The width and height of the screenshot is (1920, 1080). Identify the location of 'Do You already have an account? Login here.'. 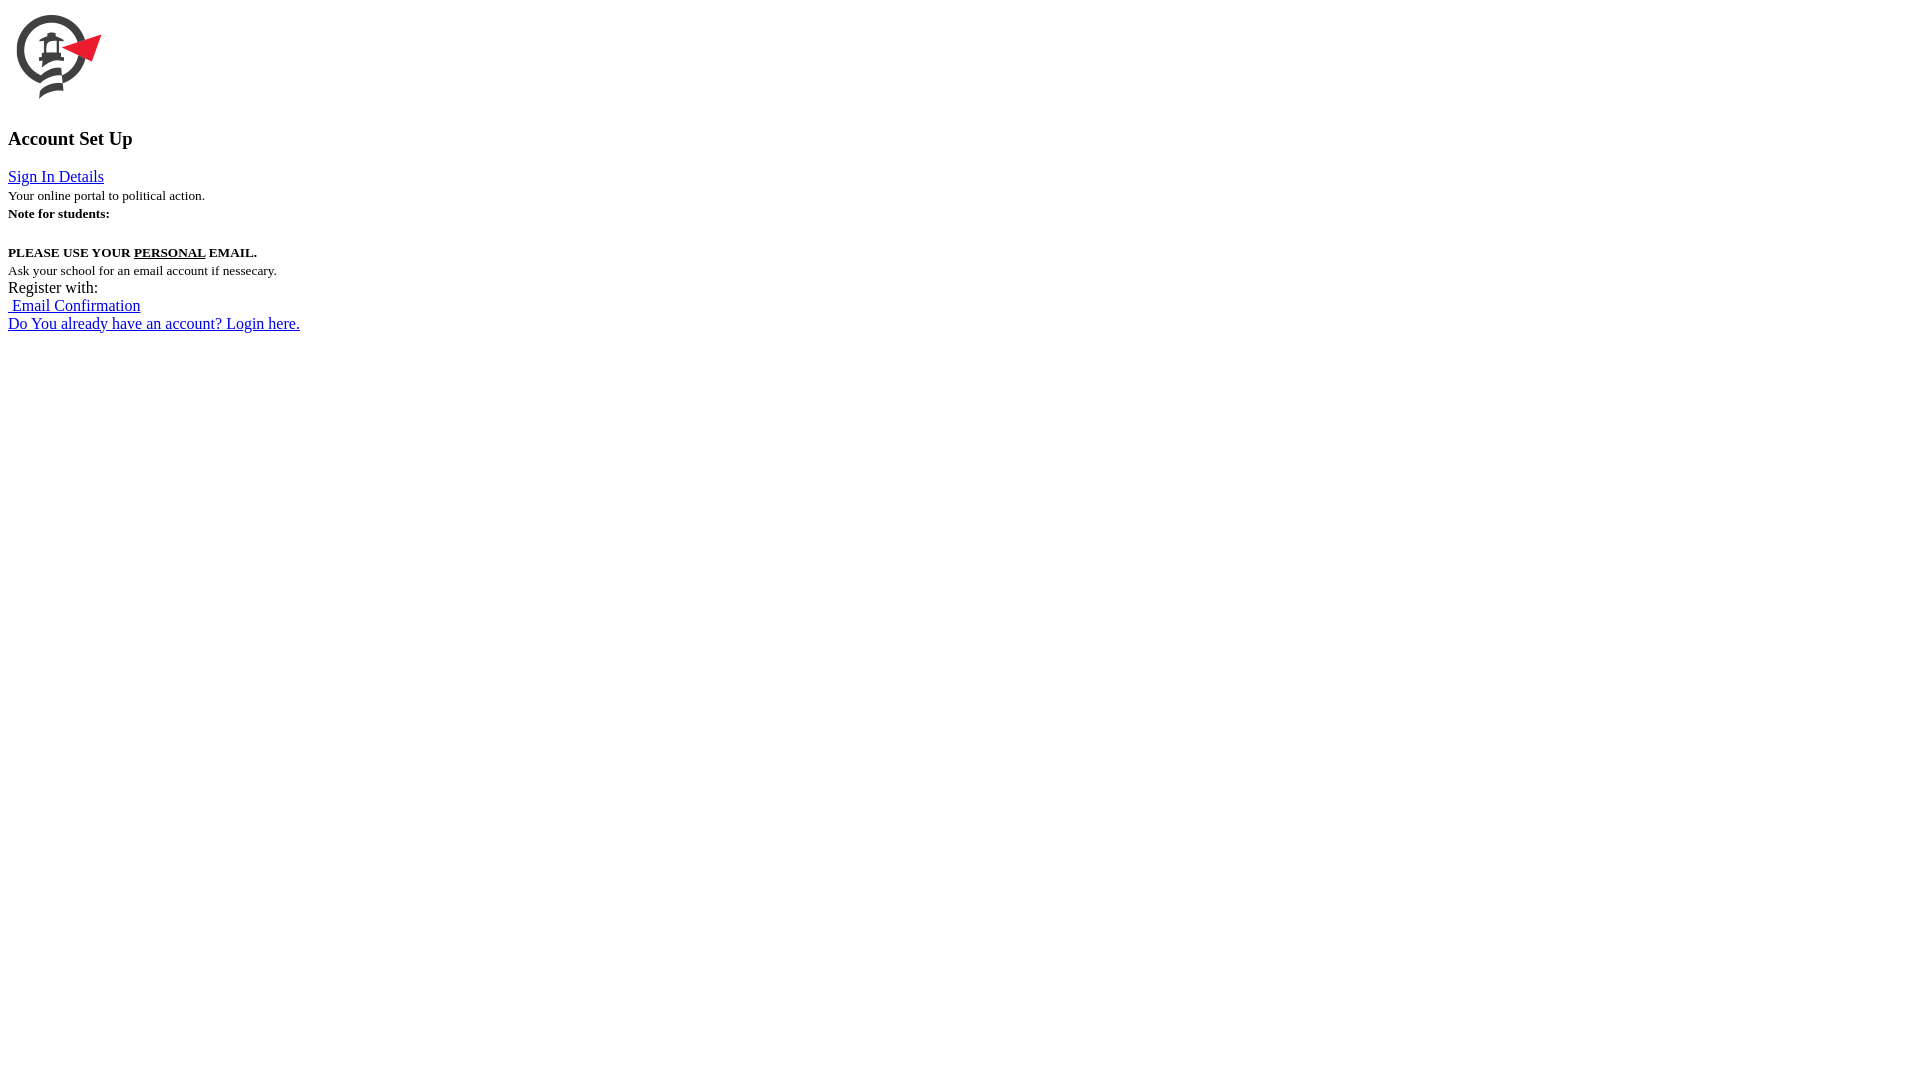
(152, 322).